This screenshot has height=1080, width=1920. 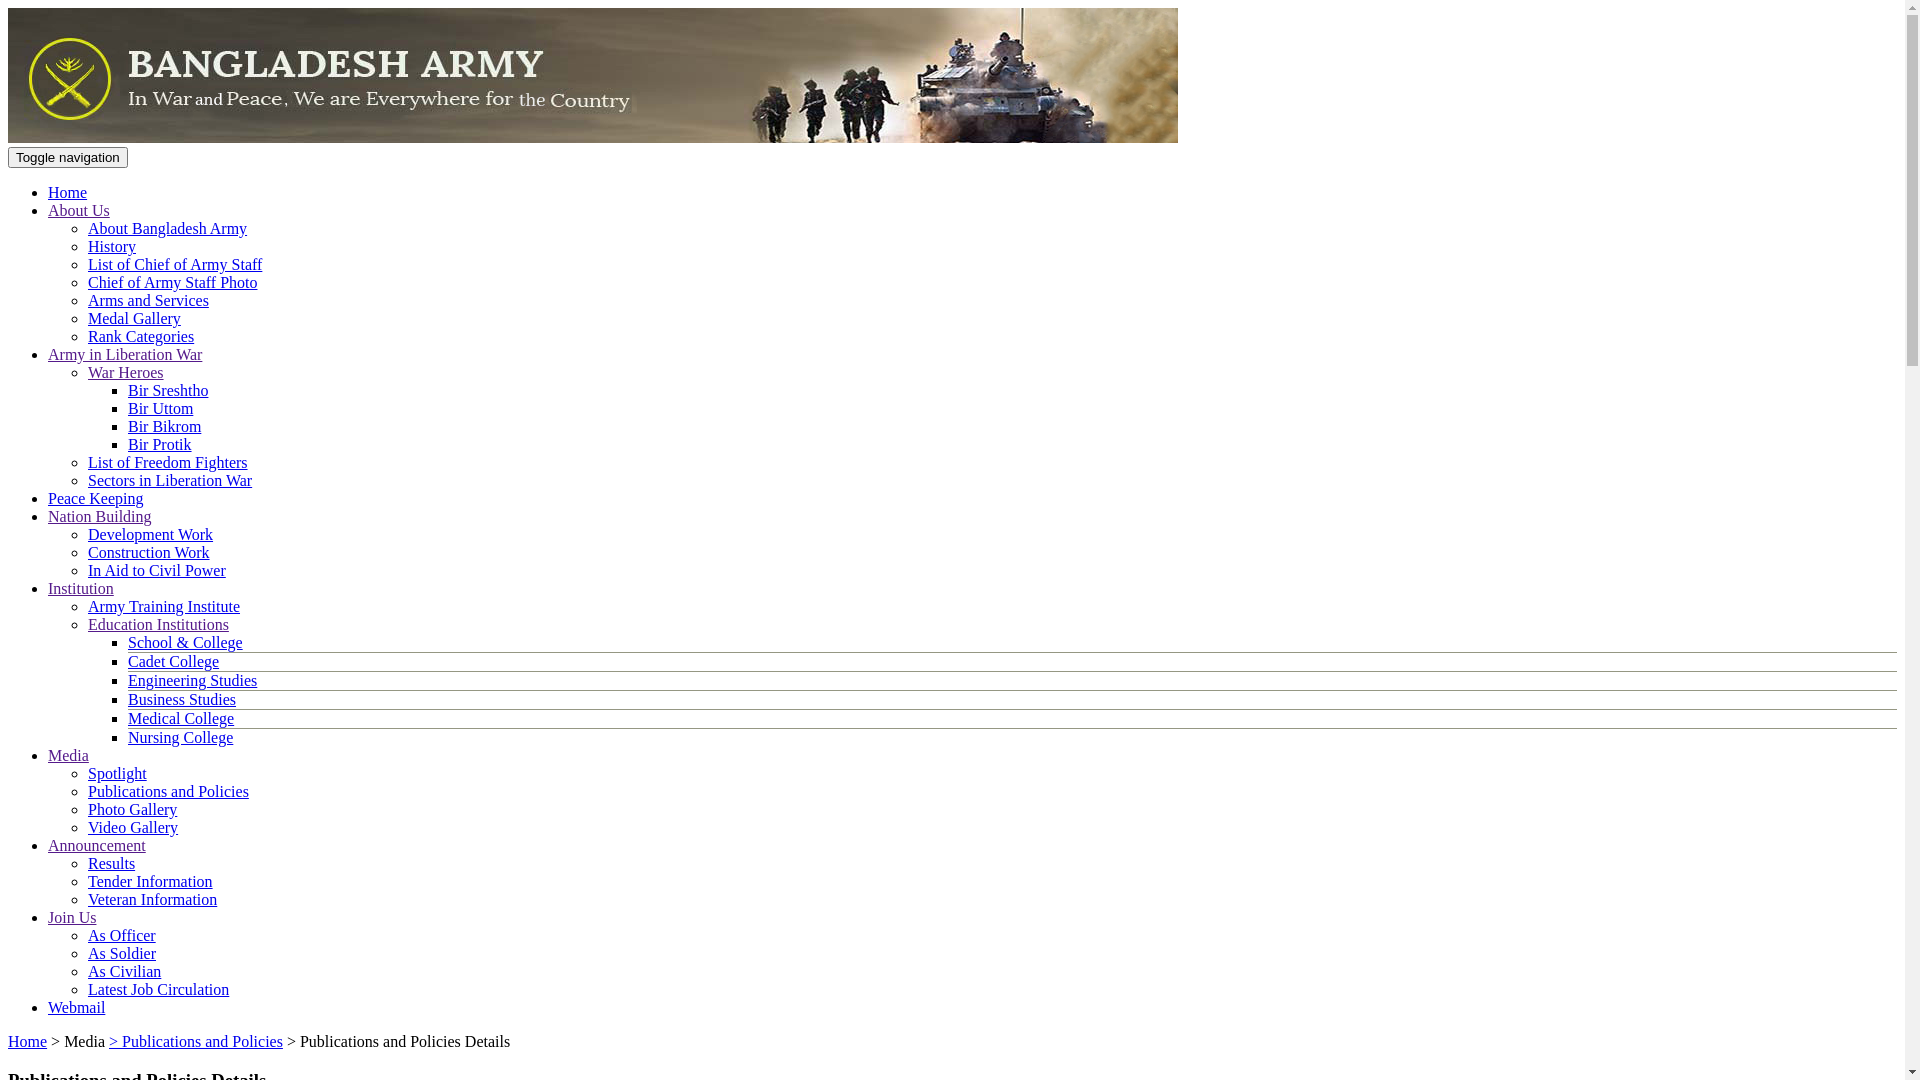 What do you see at coordinates (110, 862) in the screenshot?
I see `'Results'` at bounding box center [110, 862].